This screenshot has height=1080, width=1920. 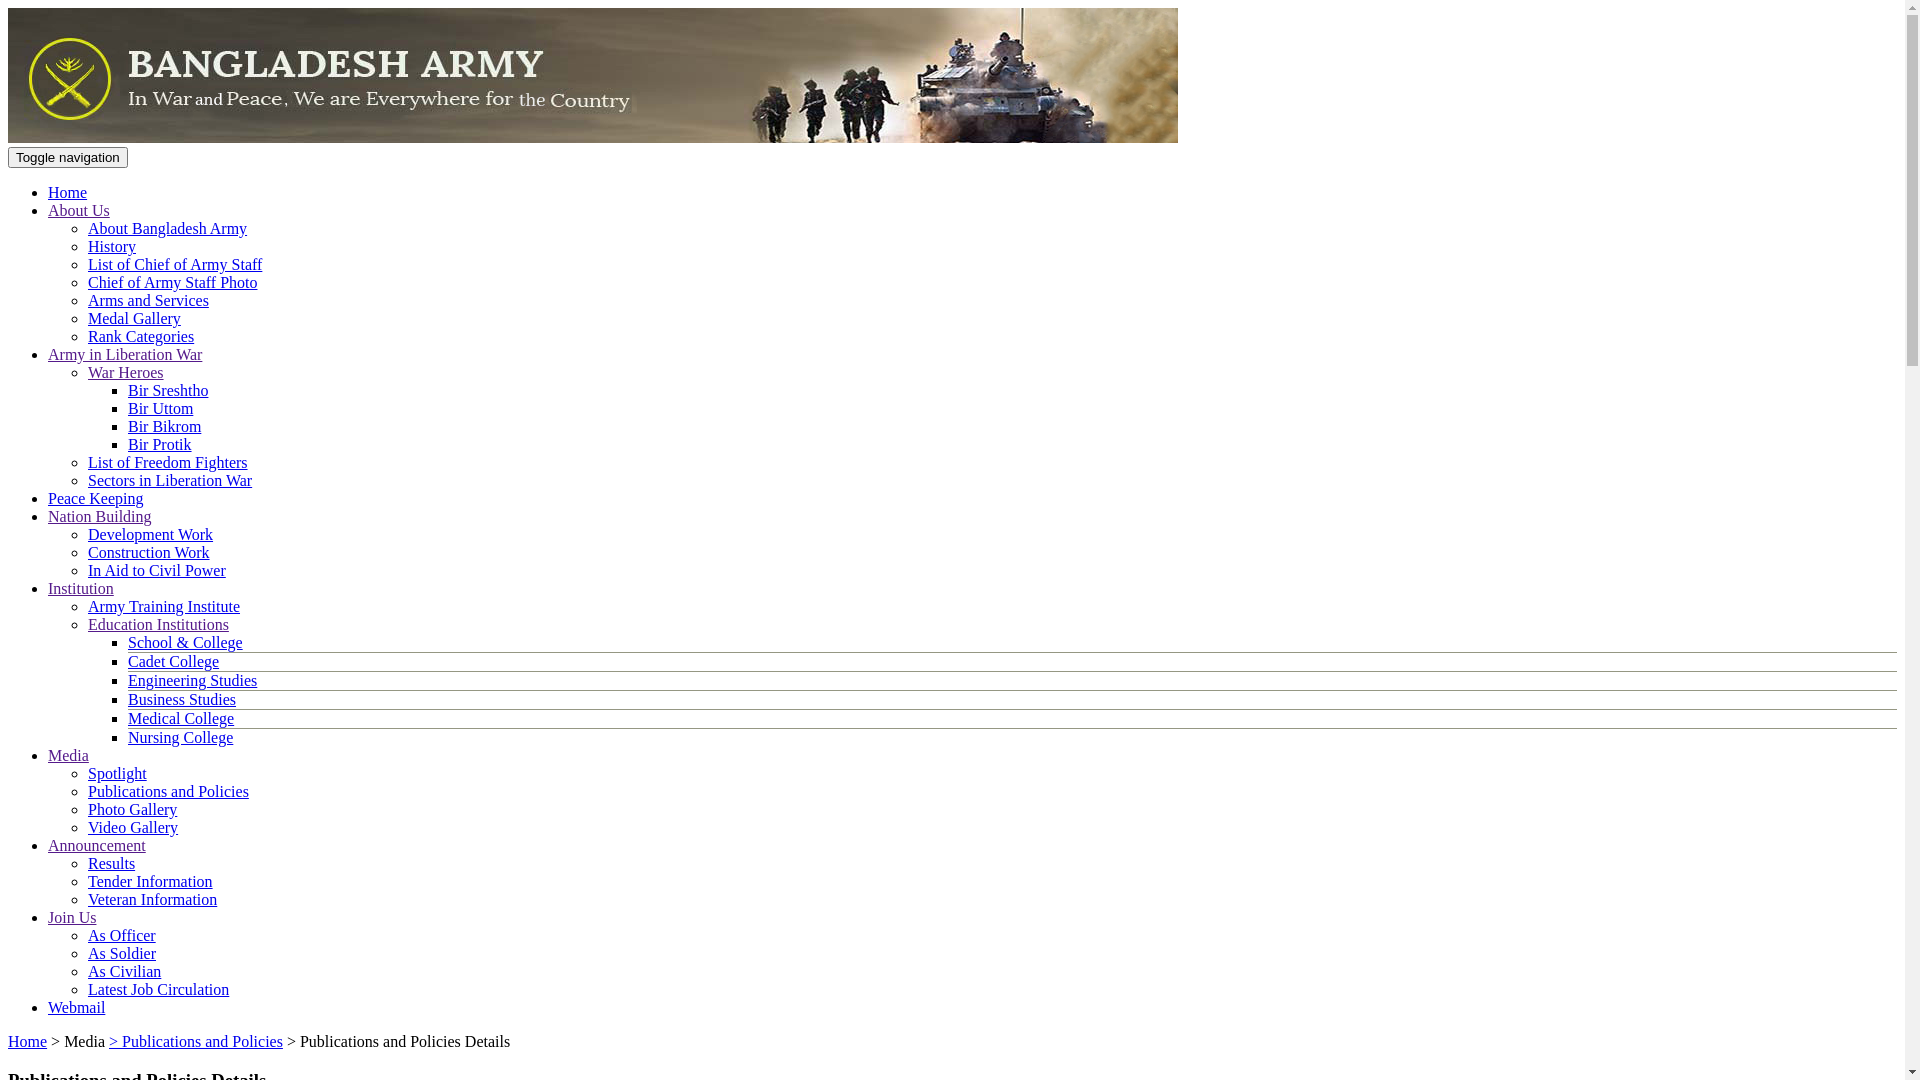 What do you see at coordinates (110, 862) in the screenshot?
I see `'Results'` at bounding box center [110, 862].